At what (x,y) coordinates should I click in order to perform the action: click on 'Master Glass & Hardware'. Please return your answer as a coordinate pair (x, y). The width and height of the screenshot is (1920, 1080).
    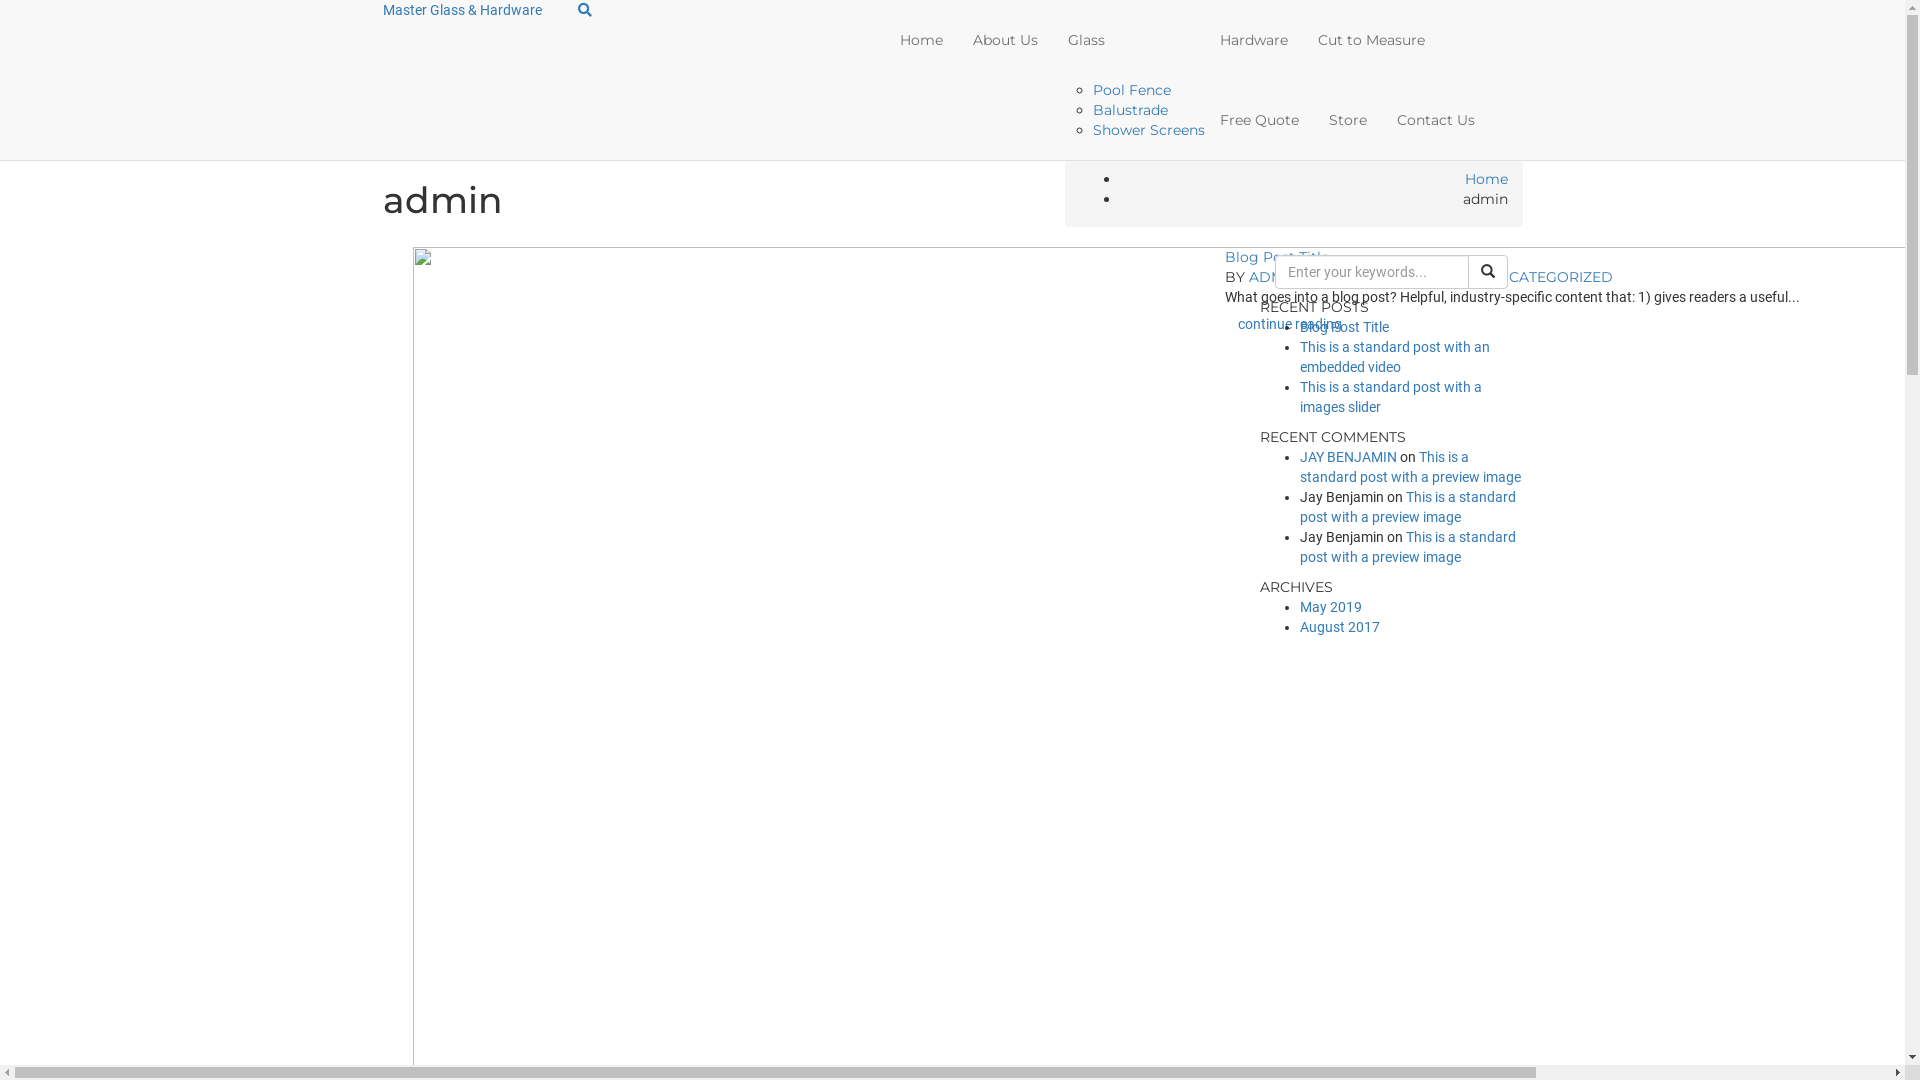
    Looking at the image, I should click on (460, 10).